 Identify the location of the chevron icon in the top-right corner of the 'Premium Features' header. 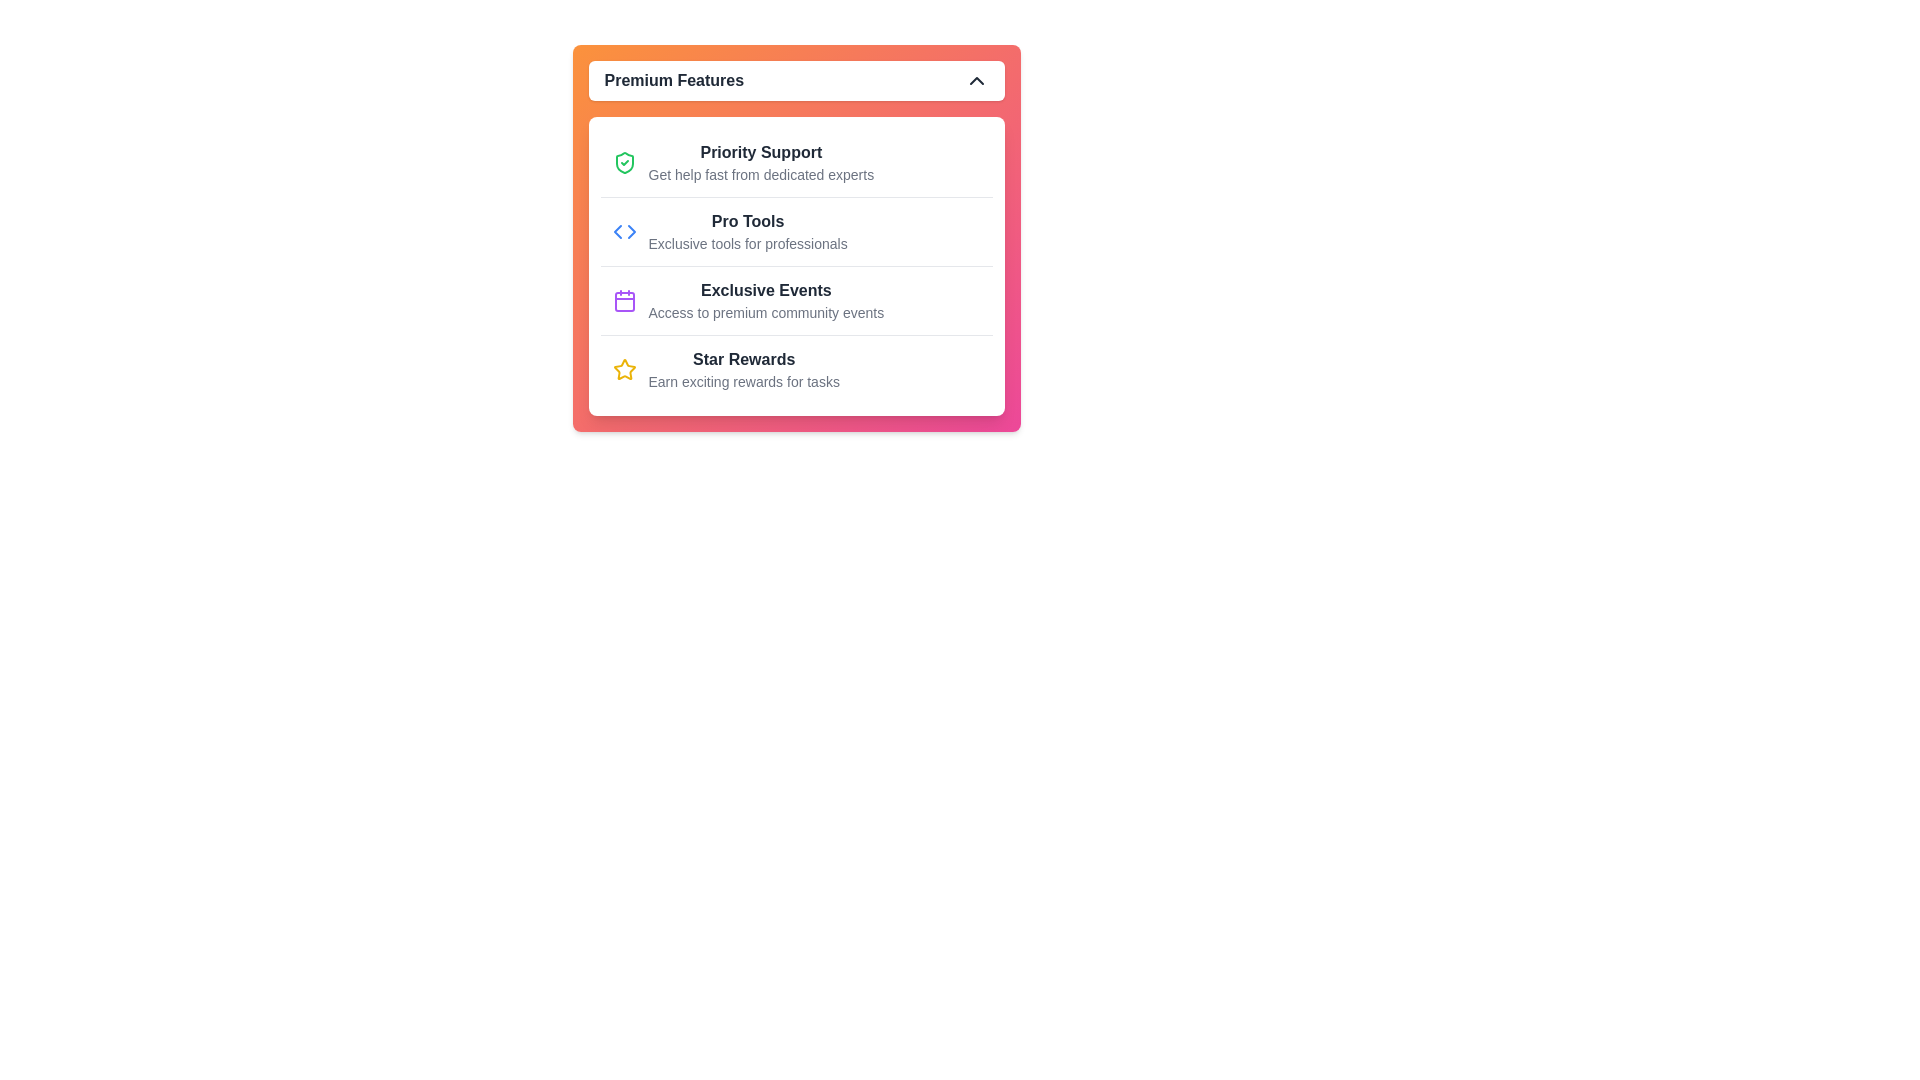
(976, 80).